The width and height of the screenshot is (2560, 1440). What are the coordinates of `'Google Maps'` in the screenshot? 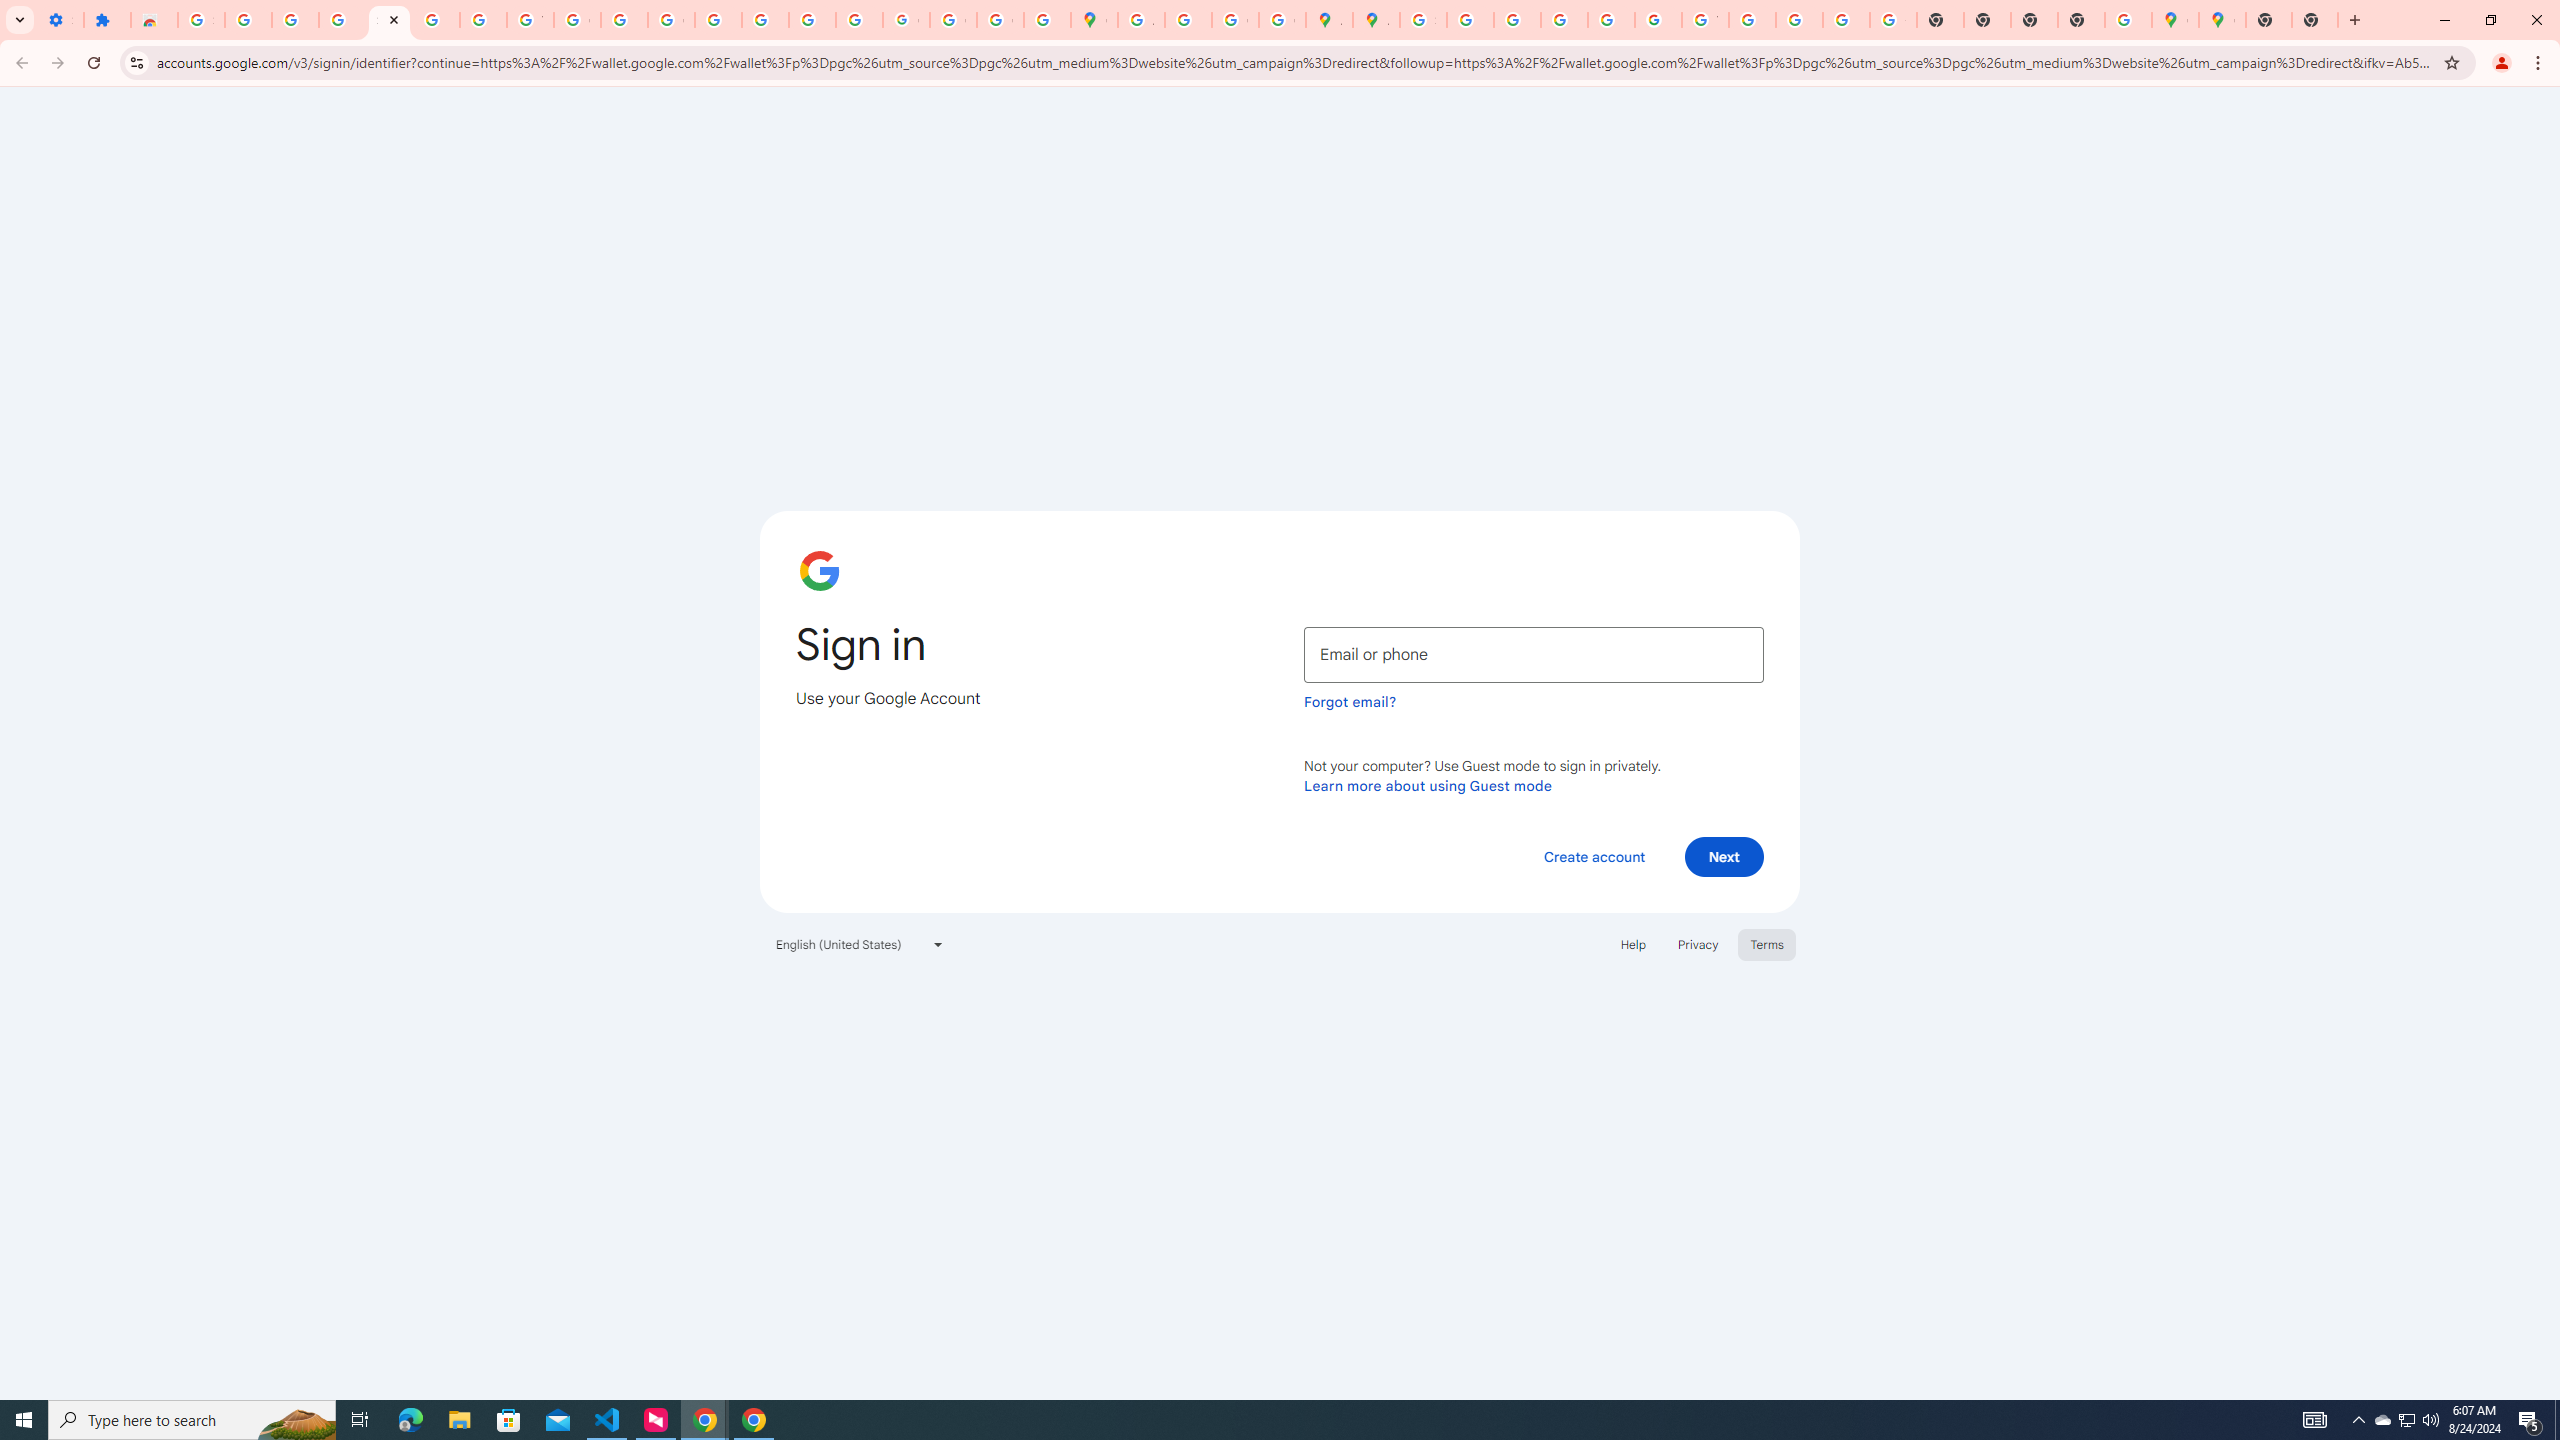 It's located at (2221, 19).